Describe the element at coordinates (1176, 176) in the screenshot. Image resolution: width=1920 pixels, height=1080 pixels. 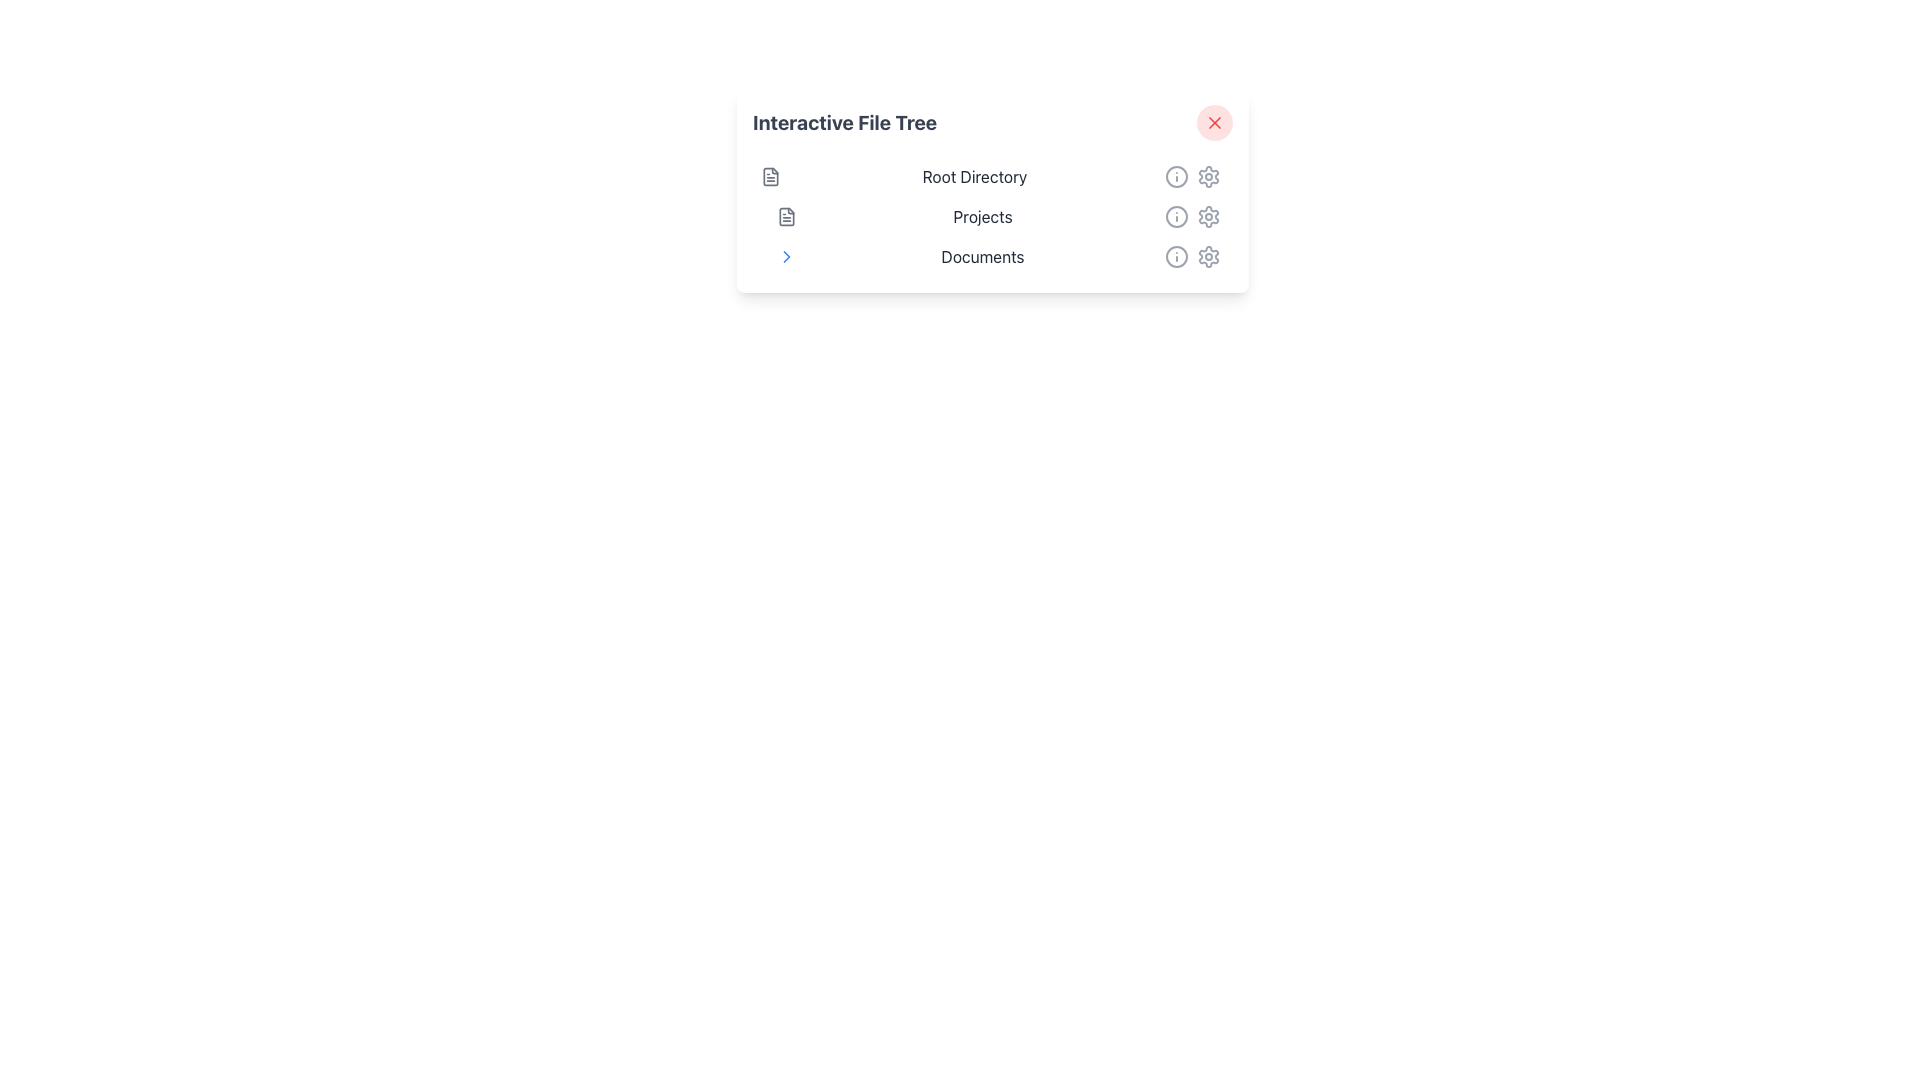
I see `the topmost circular icon within the icon set located on the right side of the interface bar` at that location.